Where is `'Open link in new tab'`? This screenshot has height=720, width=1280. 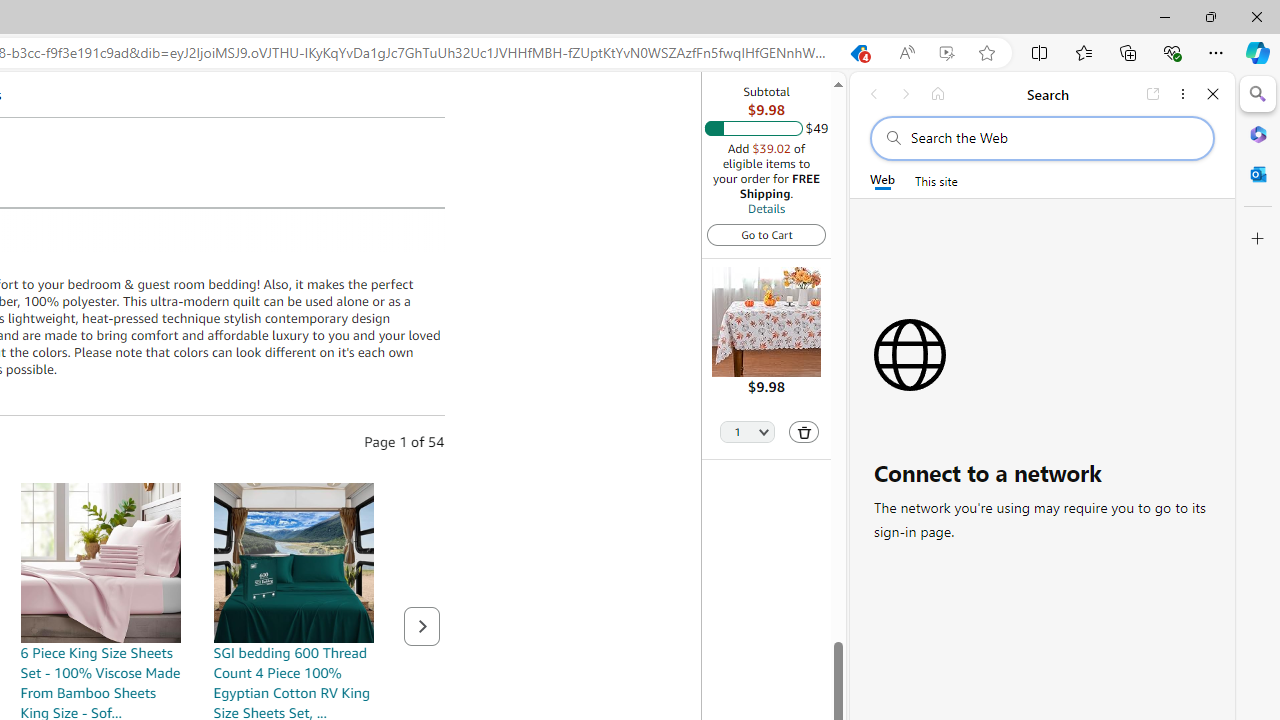
'Open link in new tab' is located at coordinates (1153, 93).